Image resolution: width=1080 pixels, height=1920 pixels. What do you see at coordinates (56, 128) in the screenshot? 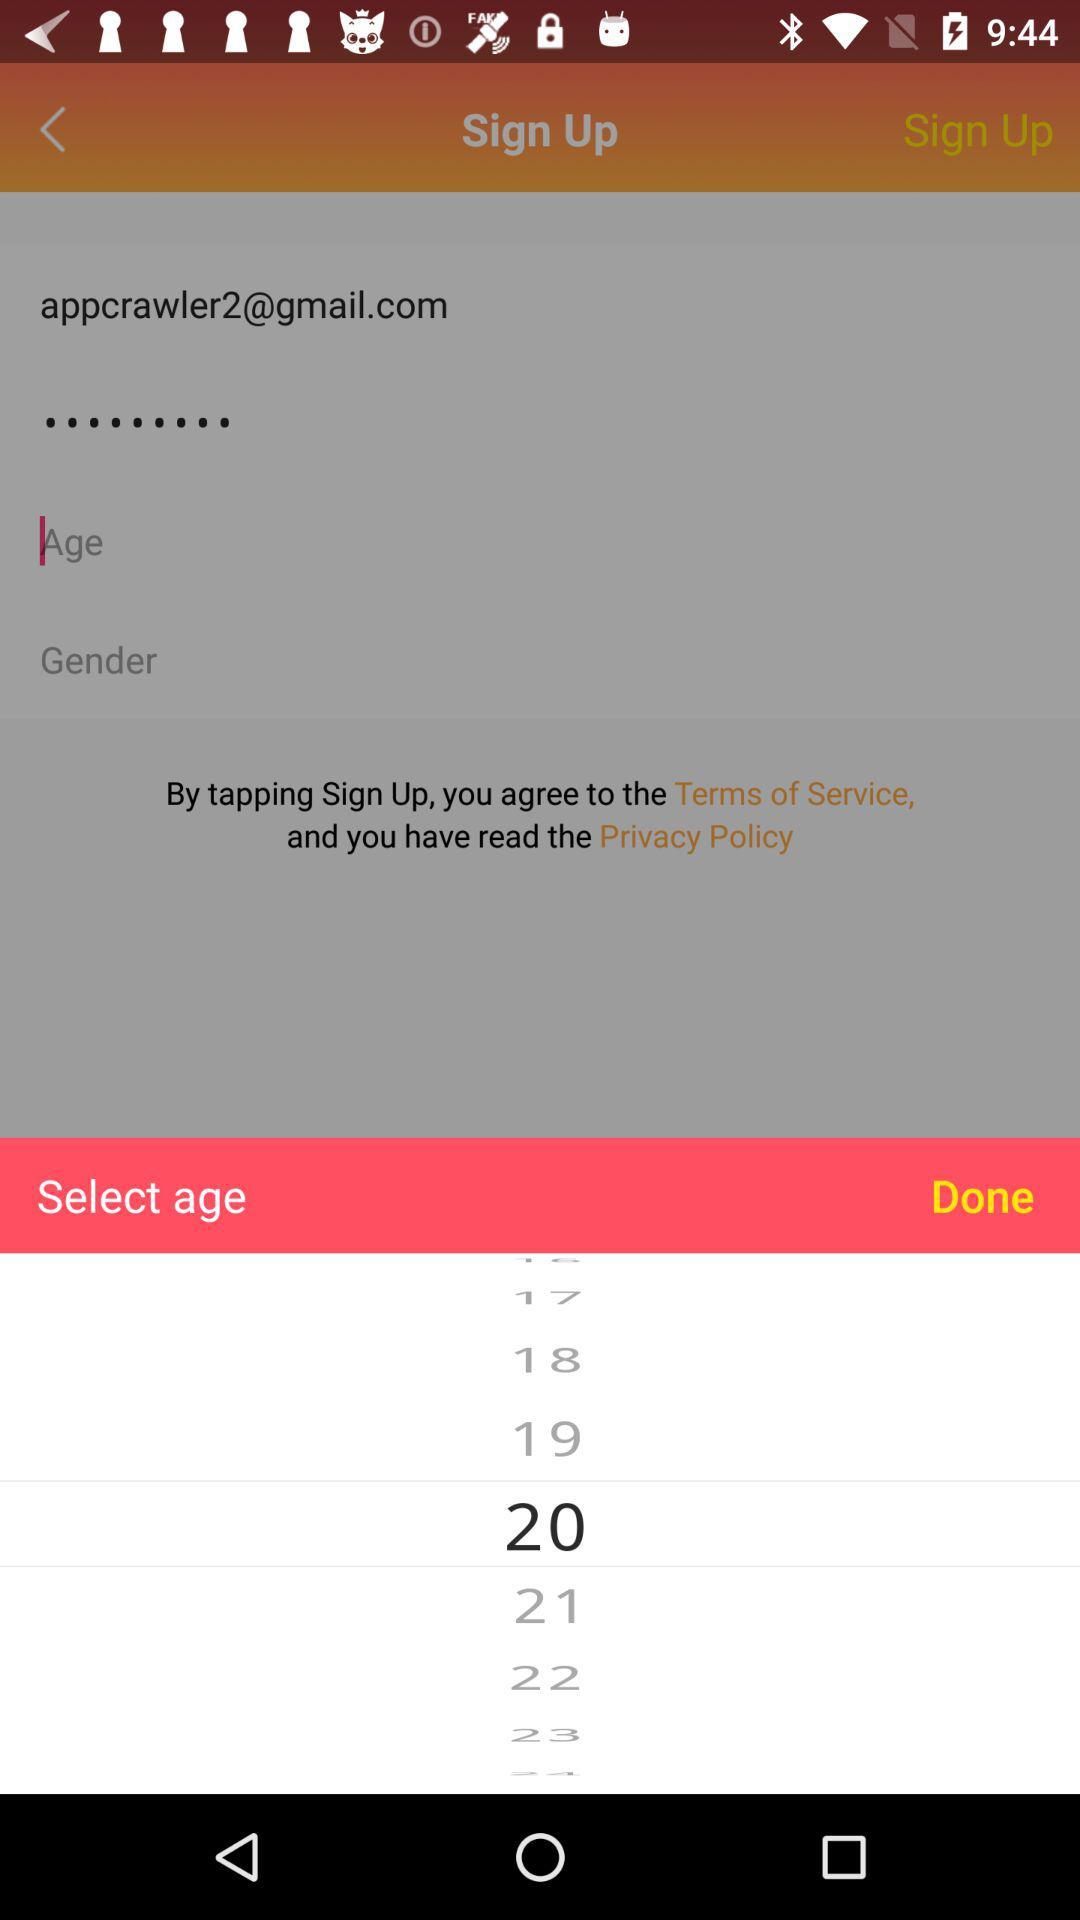
I see `previous` at bounding box center [56, 128].